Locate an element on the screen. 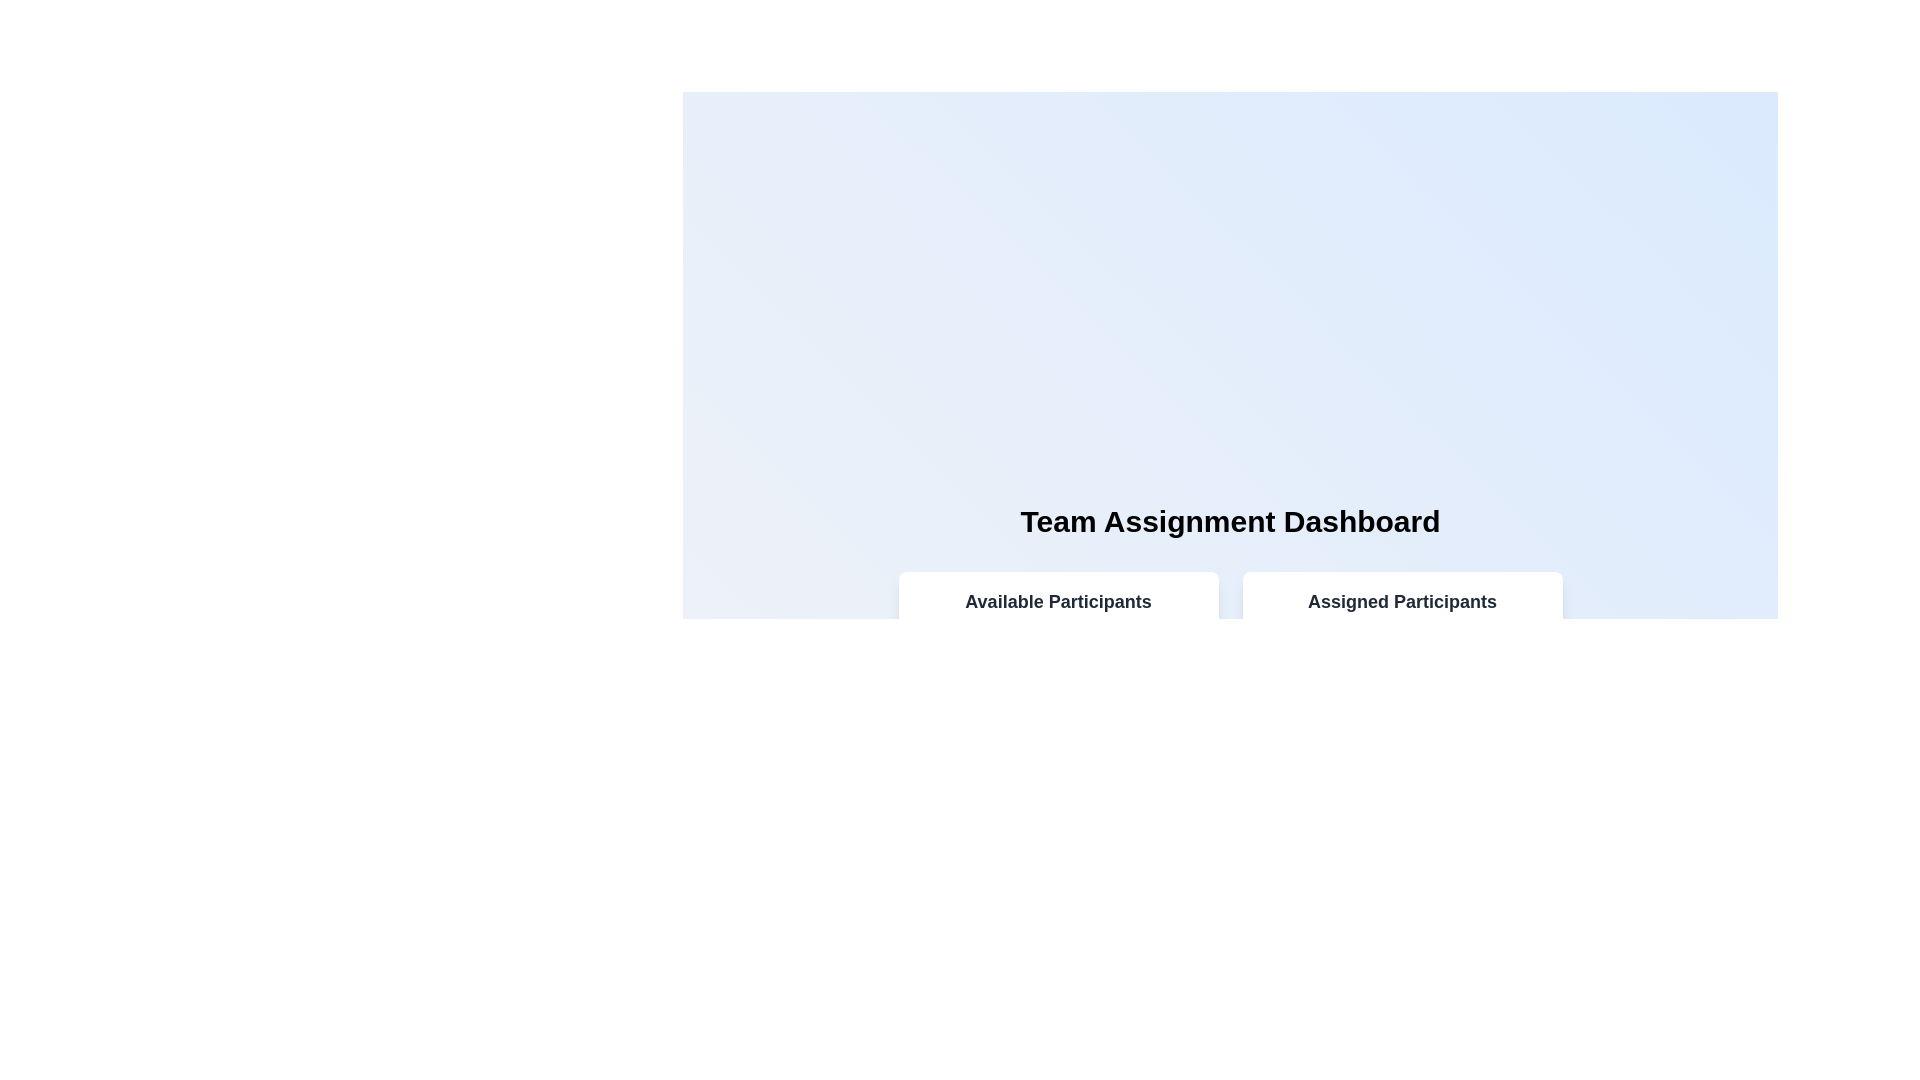  the Heading element at the top of the dashboard, which indicates the page's purpose and is centered above the 'Available Participants' and 'Assigned Participants' columns is located at coordinates (1229, 520).